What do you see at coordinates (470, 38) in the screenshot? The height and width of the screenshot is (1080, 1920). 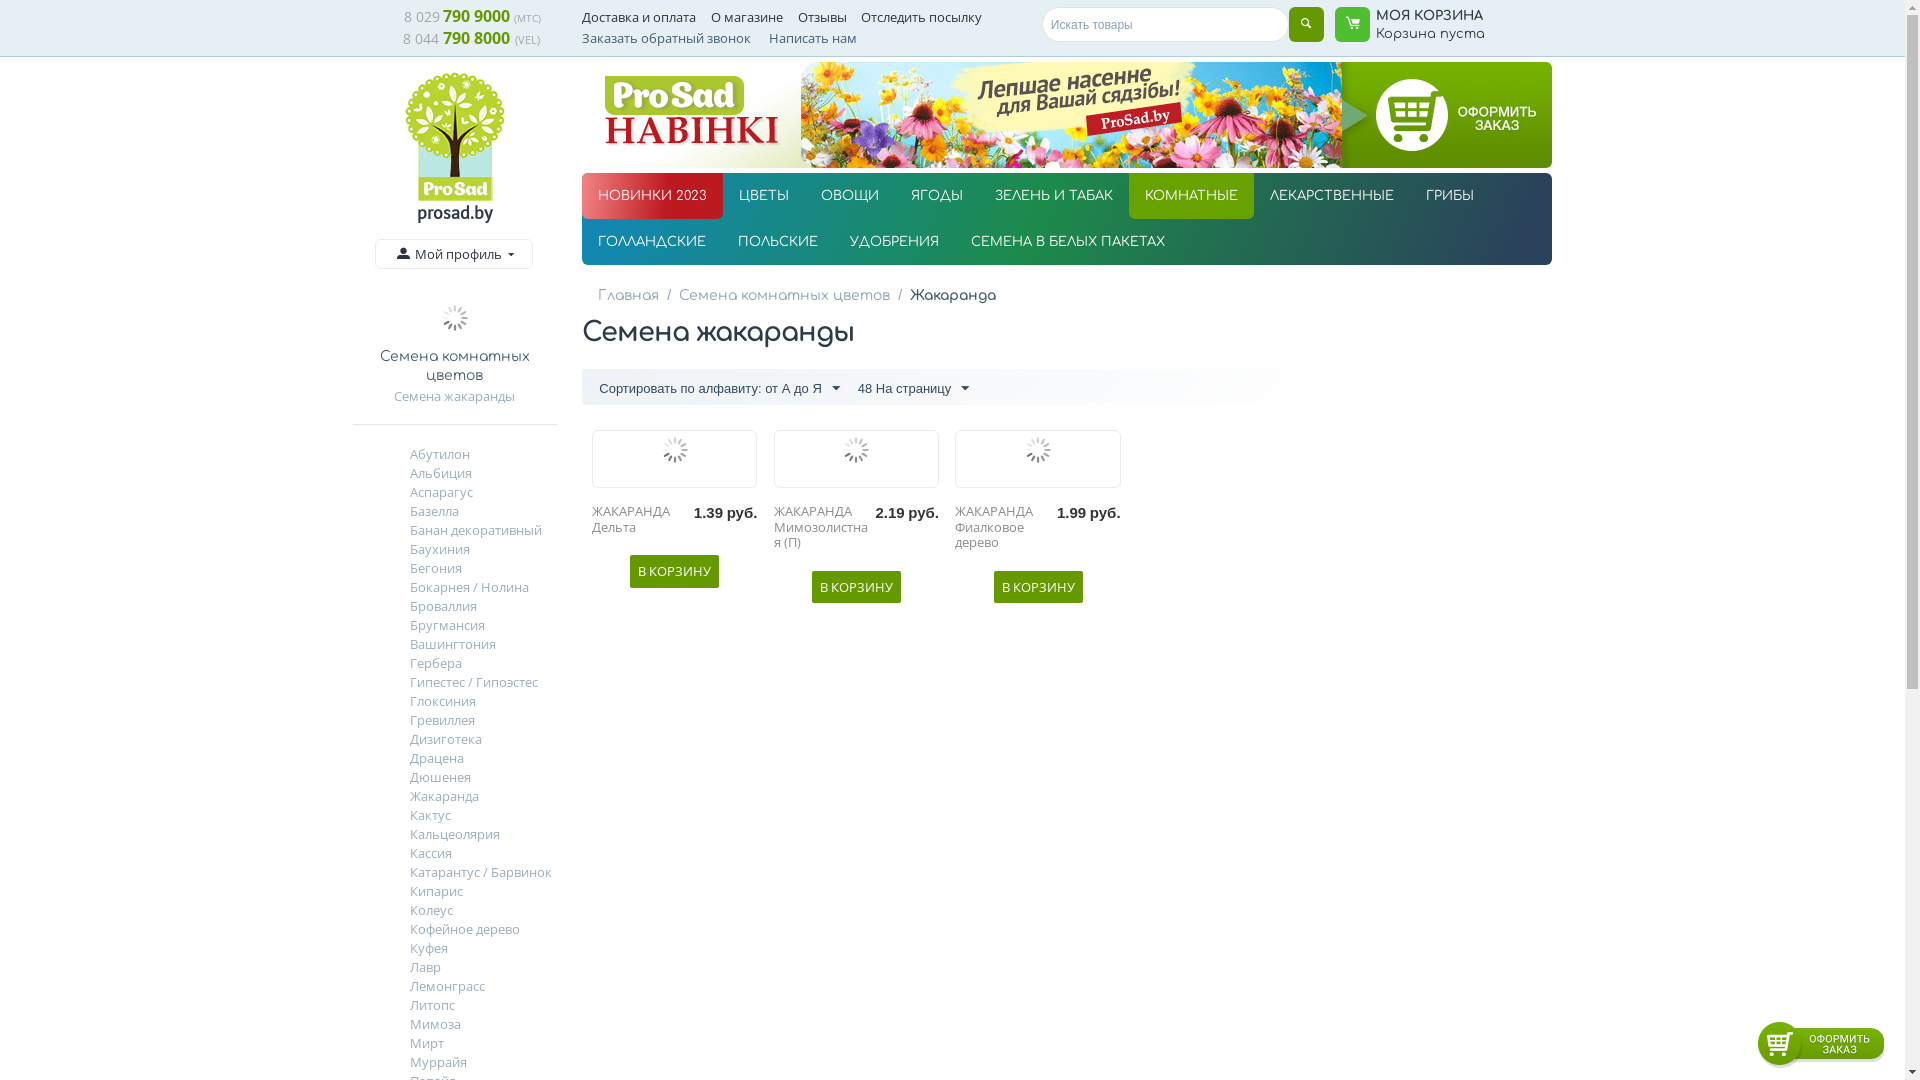 I see `'8 044 790 8000 (VEL)'` at bounding box center [470, 38].